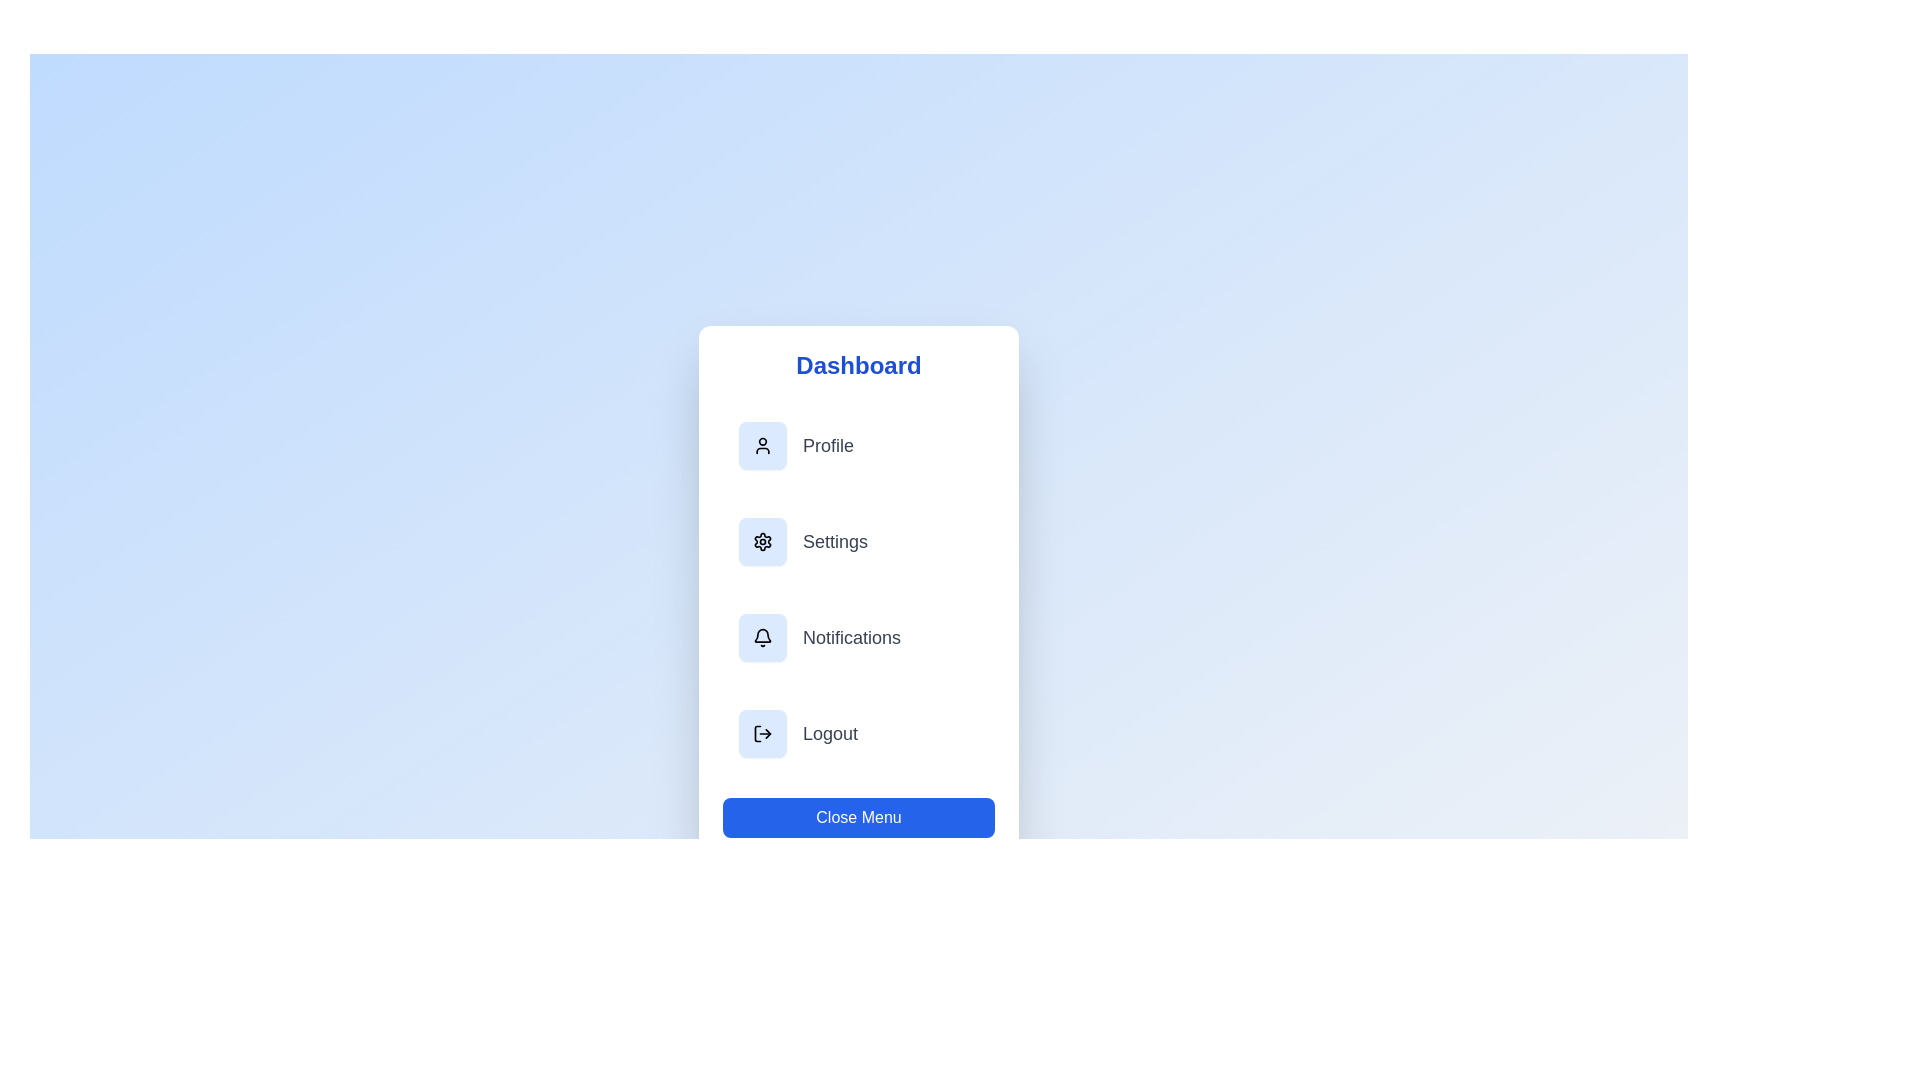 The image size is (1920, 1080). I want to click on the menu item labeled Profile to navigate to its respective section, so click(859, 445).